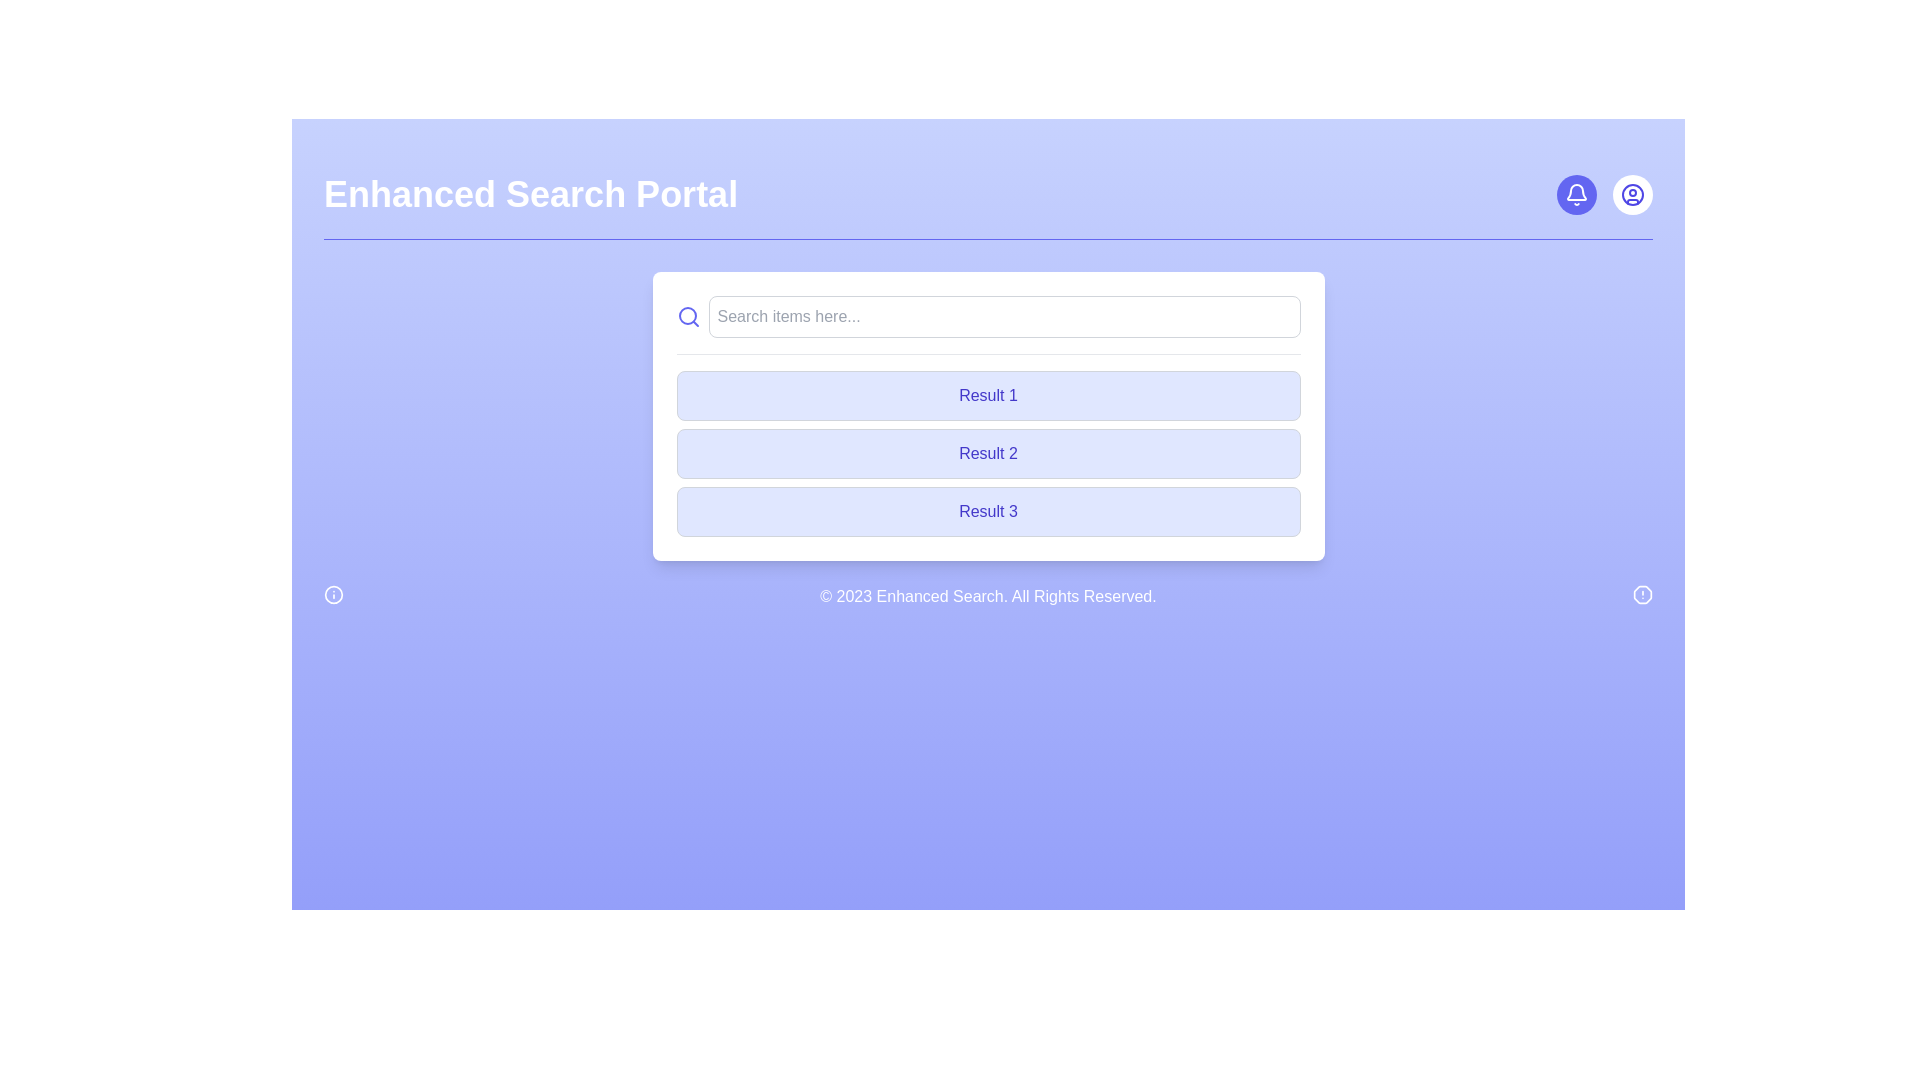 This screenshot has width=1920, height=1080. Describe the element at coordinates (988, 396) in the screenshot. I see `the 'Result 1' button-like component to initiate the action associated with this search result` at that location.